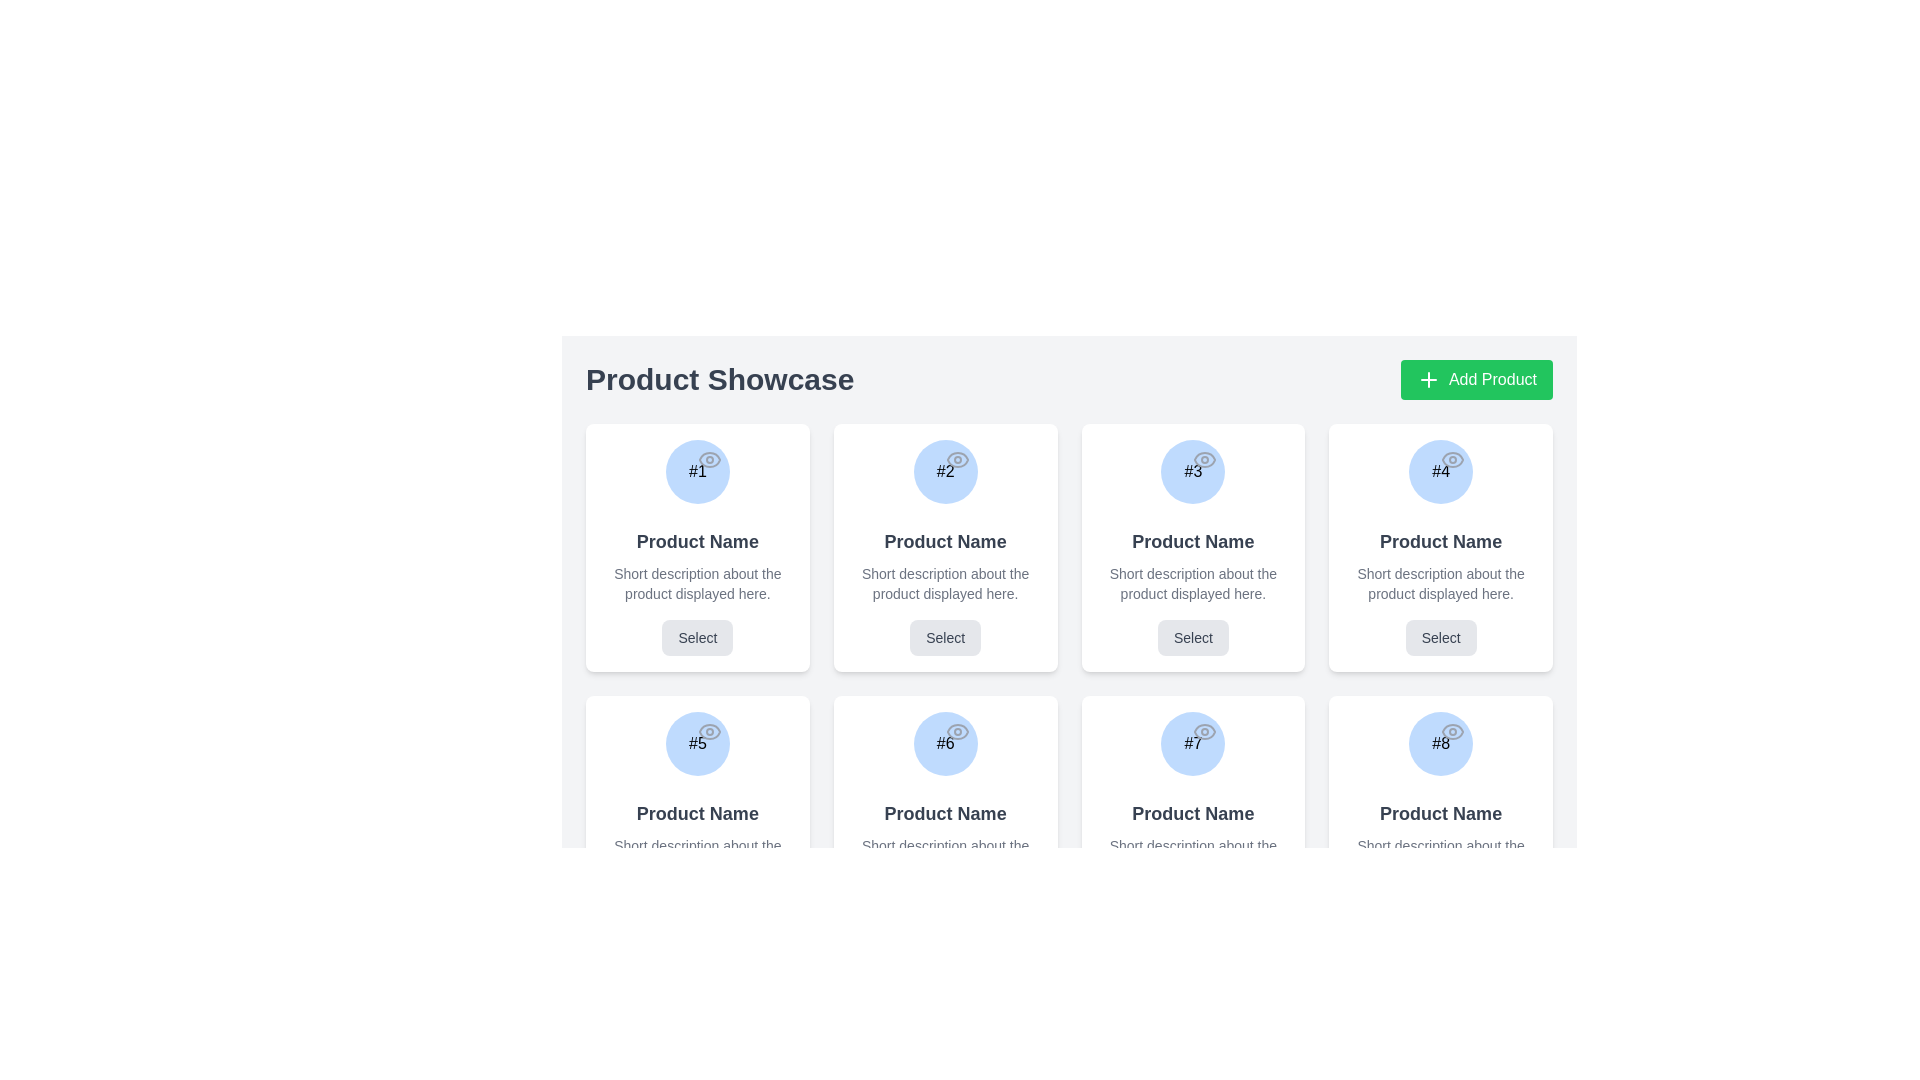 The height and width of the screenshot is (1080, 1920). What do you see at coordinates (709, 459) in the screenshot?
I see `the small, eye-shaped SVG icon with a gray stroke located in the top-right corner of the circular area labeled '#1' within the first product card in the grid of products` at bounding box center [709, 459].